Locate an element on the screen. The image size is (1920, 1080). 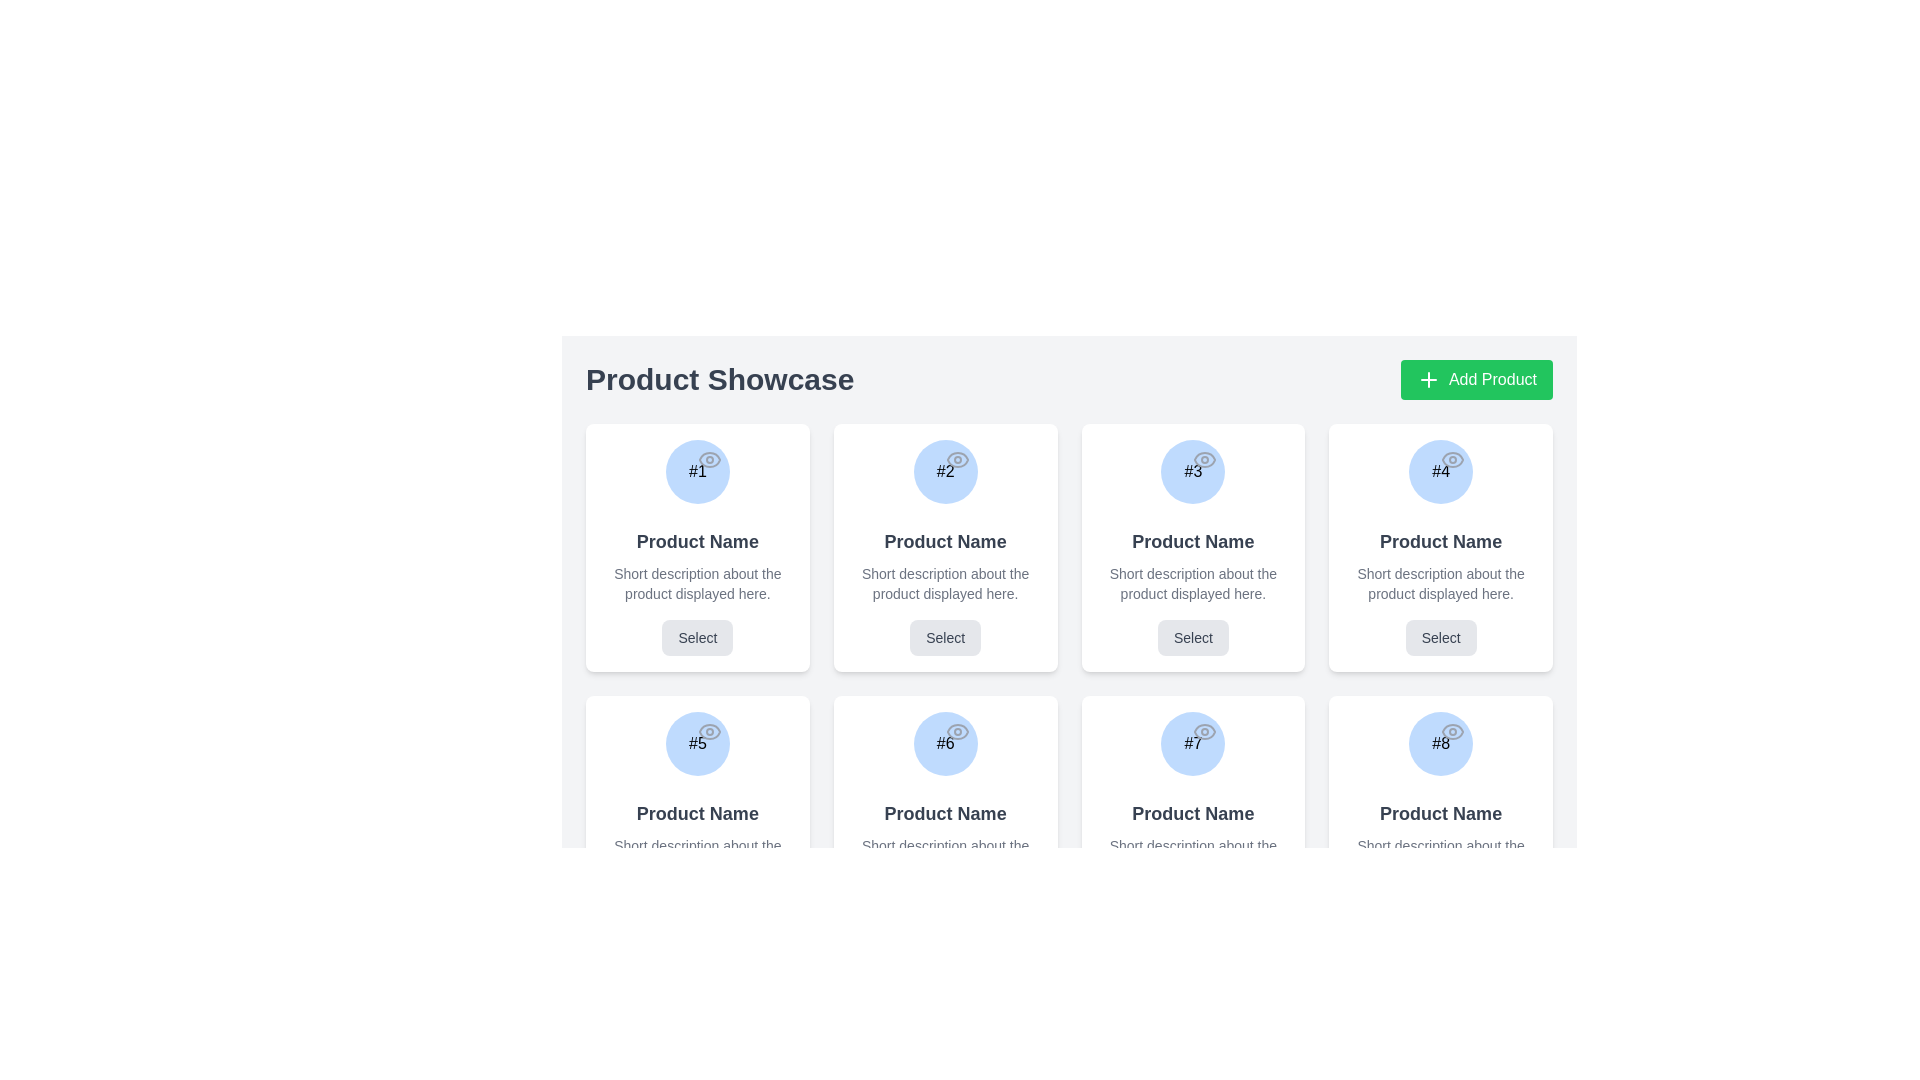
the text label that reads 'Product Name', which is styled in bold, medium size, and dark gray color, located within the sixth card of a grid layout, positioned below the circular header with the number 6 is located at coordinates (944, 813).